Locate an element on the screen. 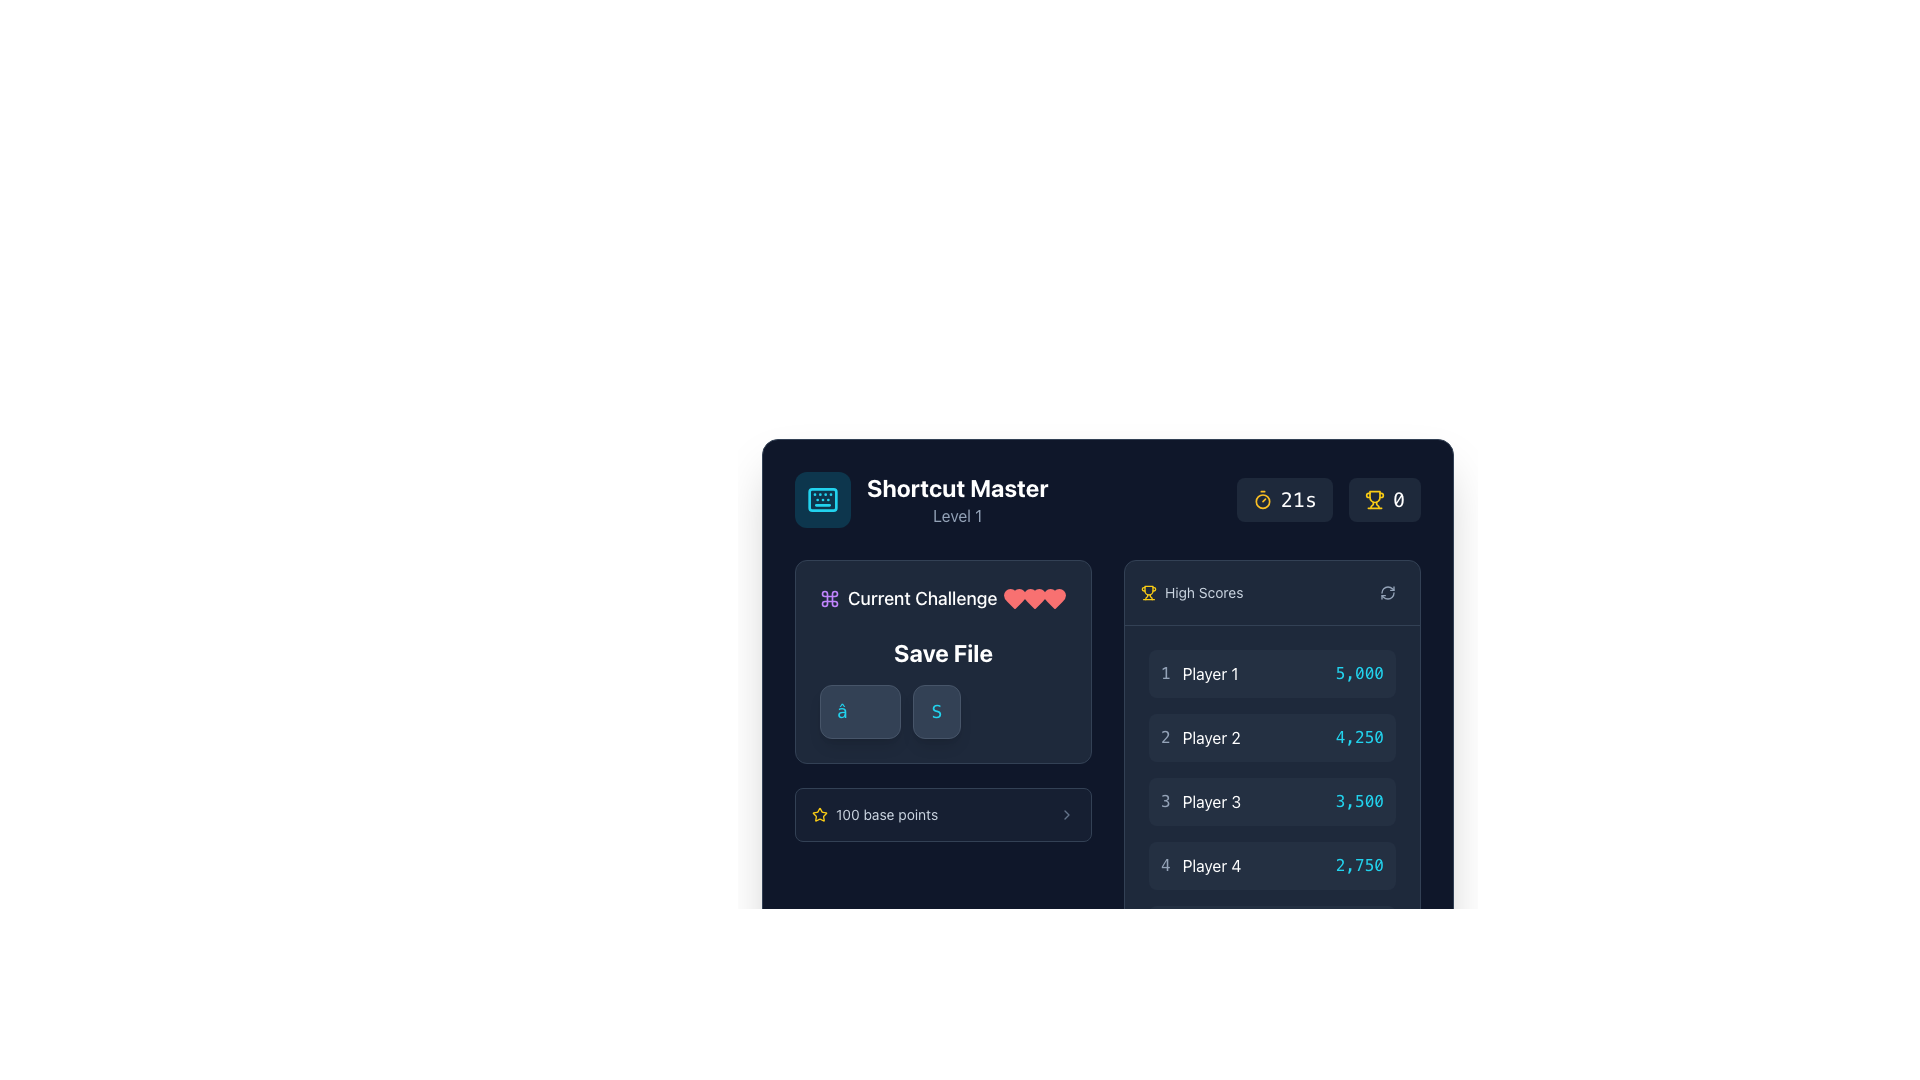 This screenshot has width=1920, height=1080. the text label identifying the player with the fourth-highest score in the High Scores section is located at coordinates (1210, 865).